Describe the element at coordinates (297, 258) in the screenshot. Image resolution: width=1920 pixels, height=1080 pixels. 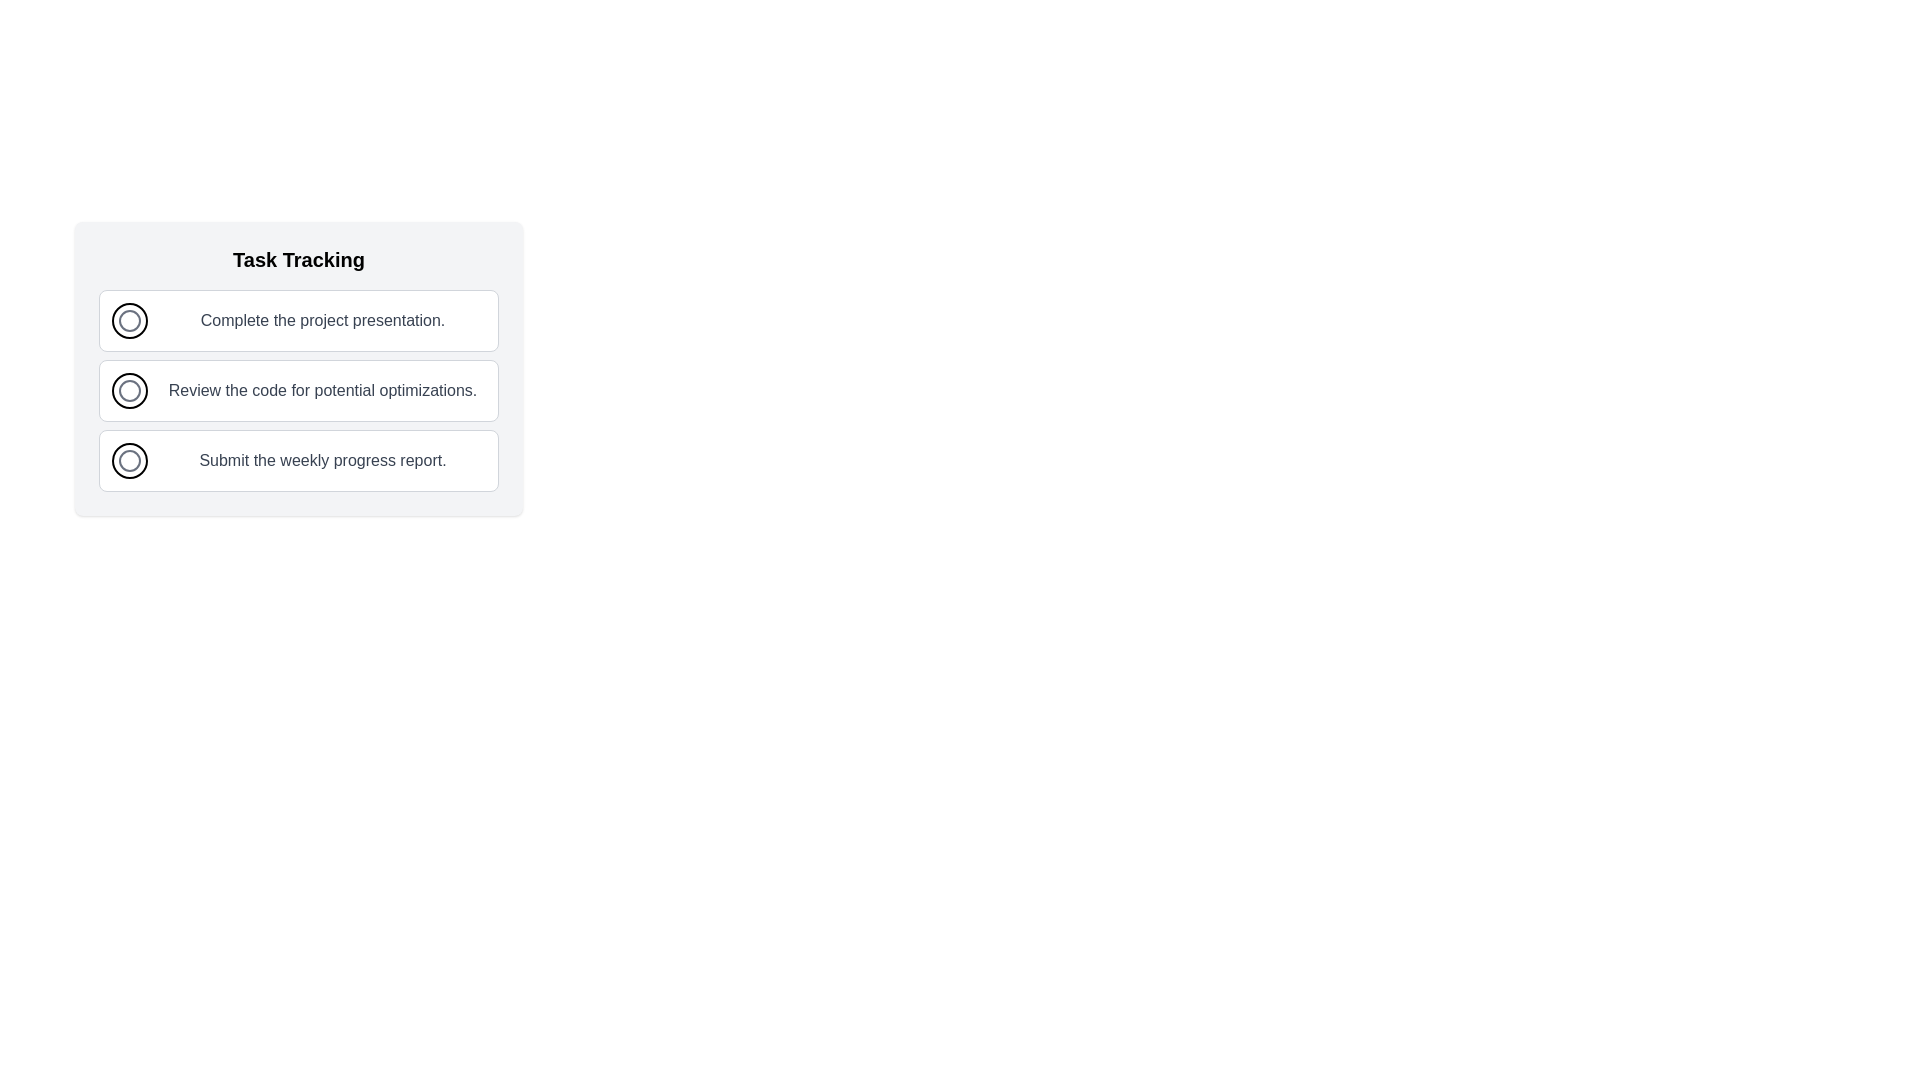
I see `the Text Label that serves as the title or header indicating the section's purpose for tracking tasks` at that location.